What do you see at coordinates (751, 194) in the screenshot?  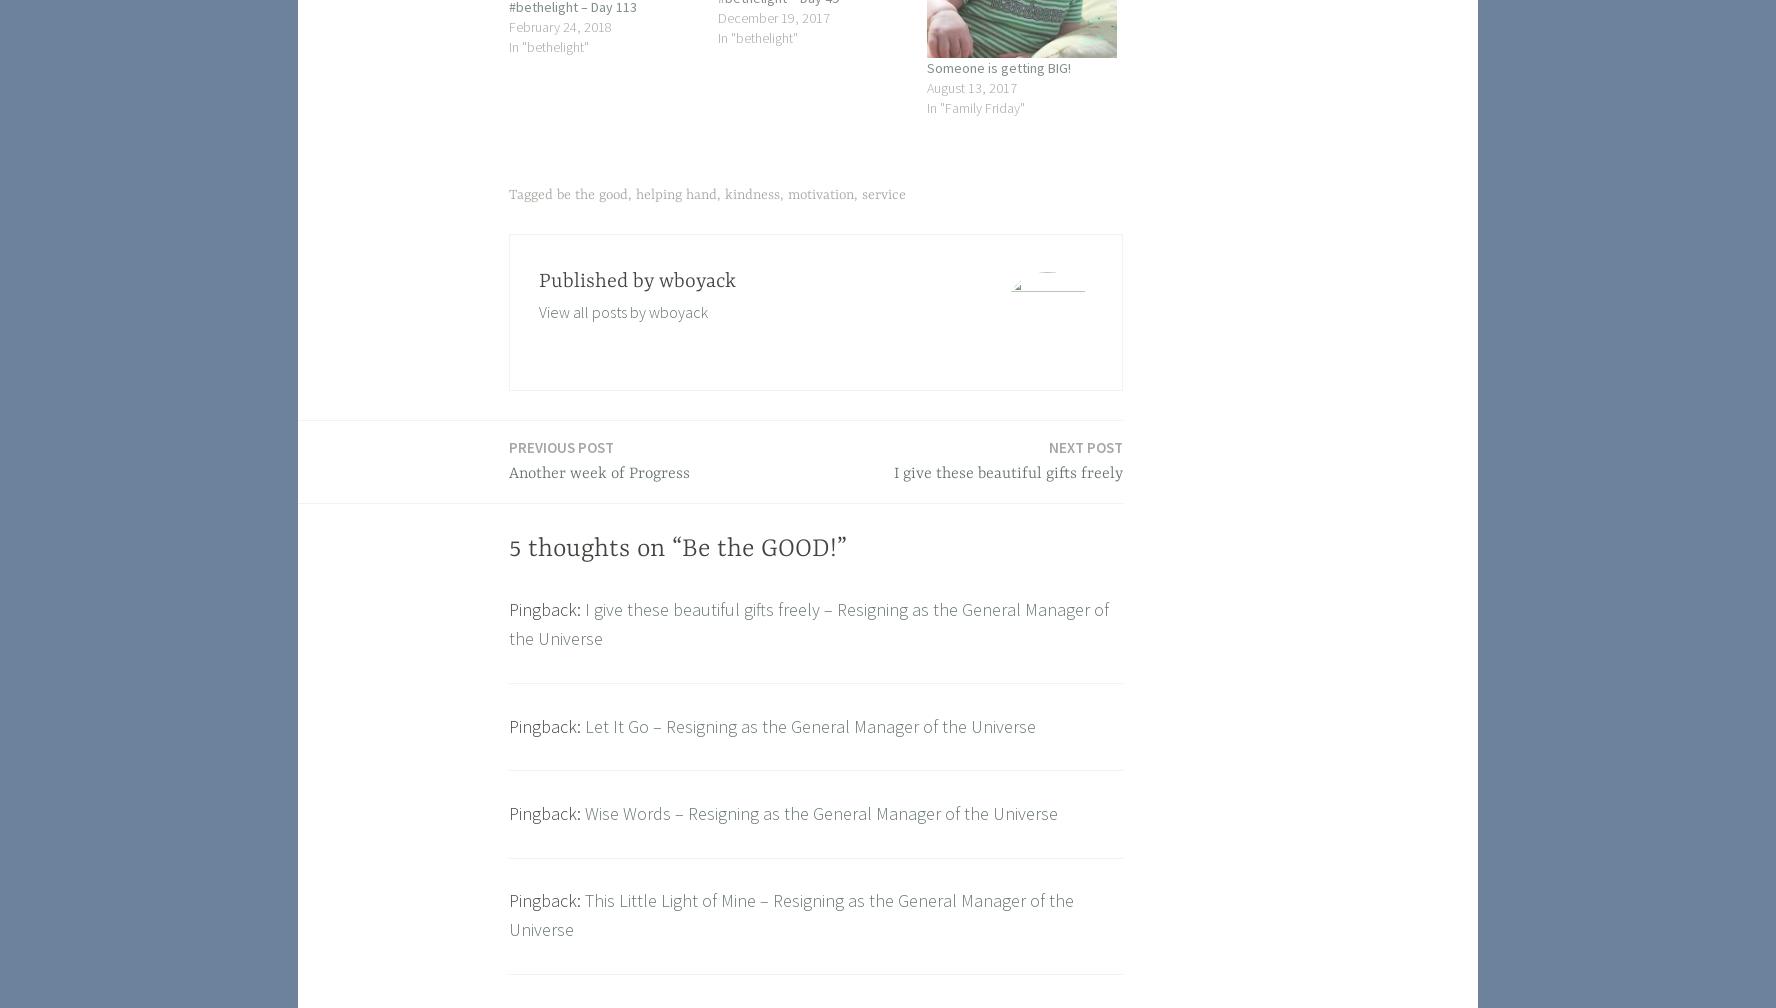 I see `'kindness'` at bounding box center [751, 194].